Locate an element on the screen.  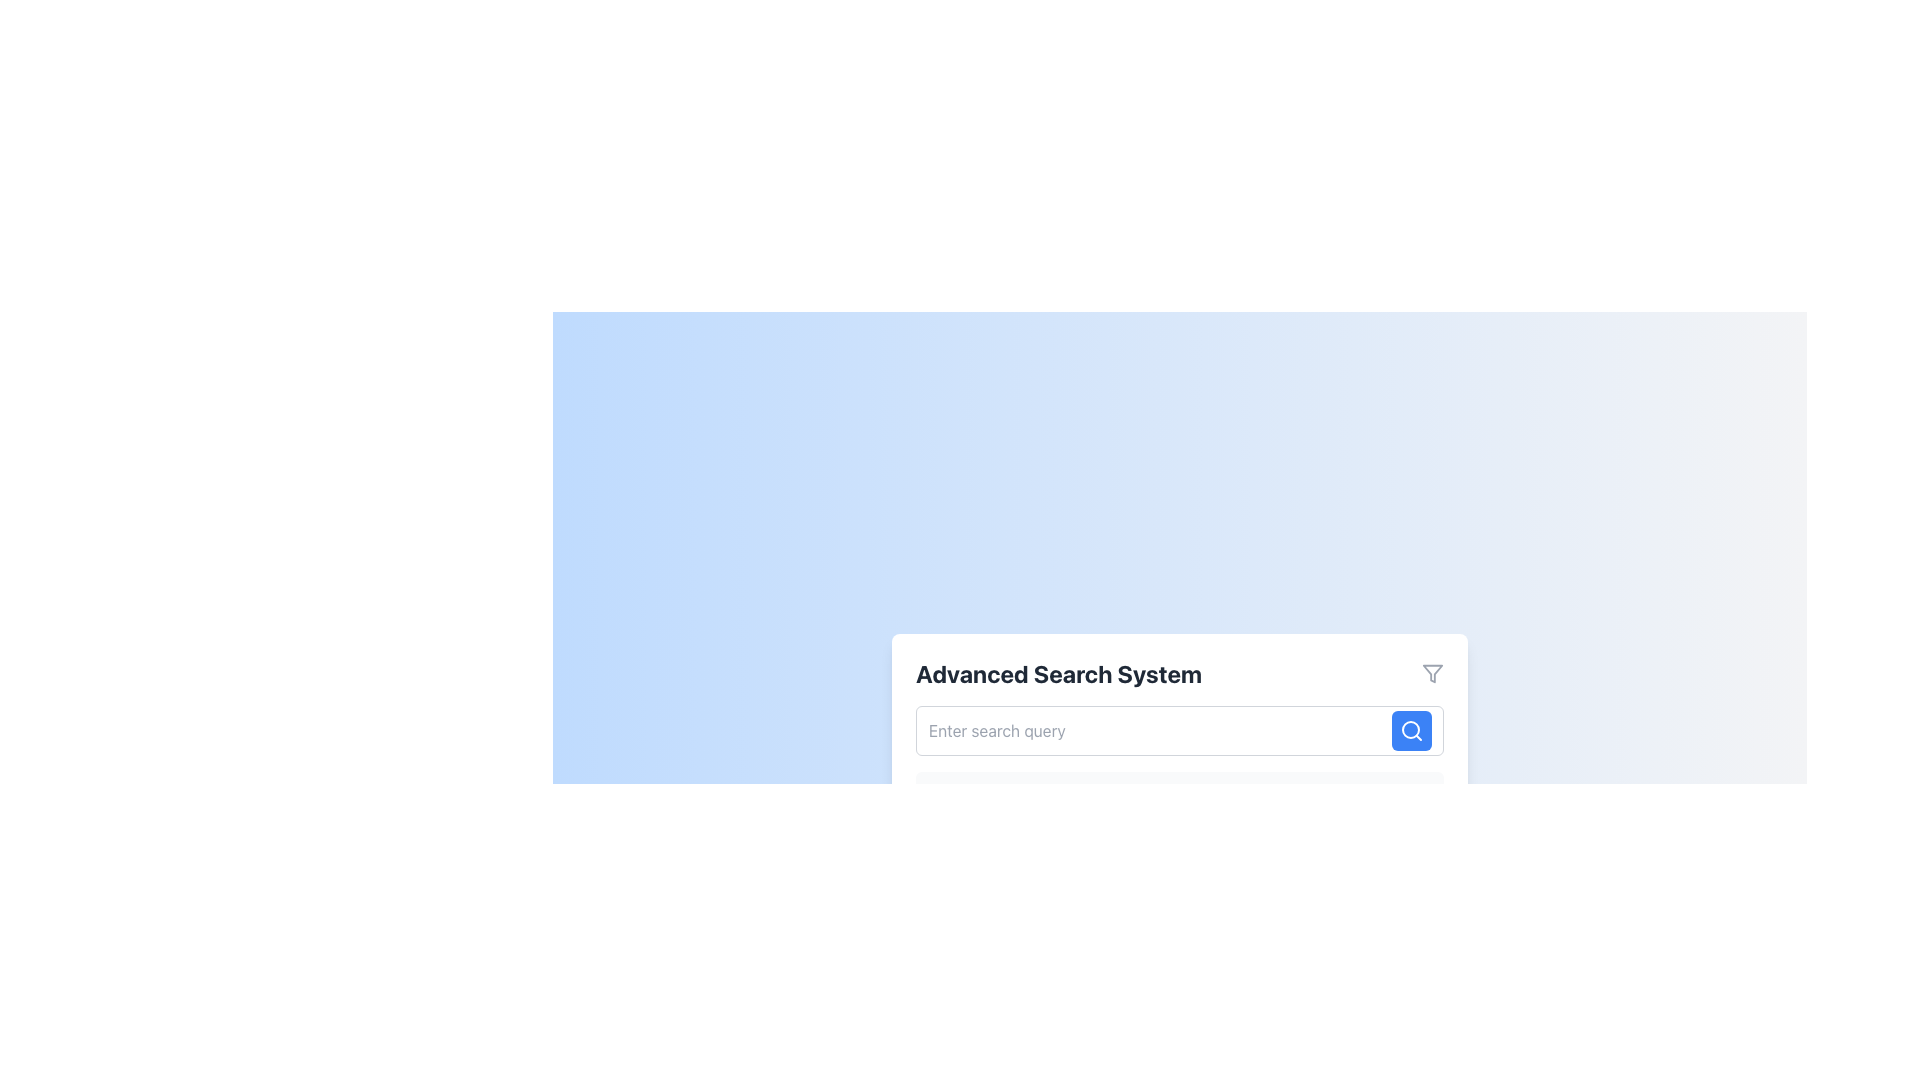
the magnifying glass icon inside the blue circular button is located at coordinates (1410, 731).